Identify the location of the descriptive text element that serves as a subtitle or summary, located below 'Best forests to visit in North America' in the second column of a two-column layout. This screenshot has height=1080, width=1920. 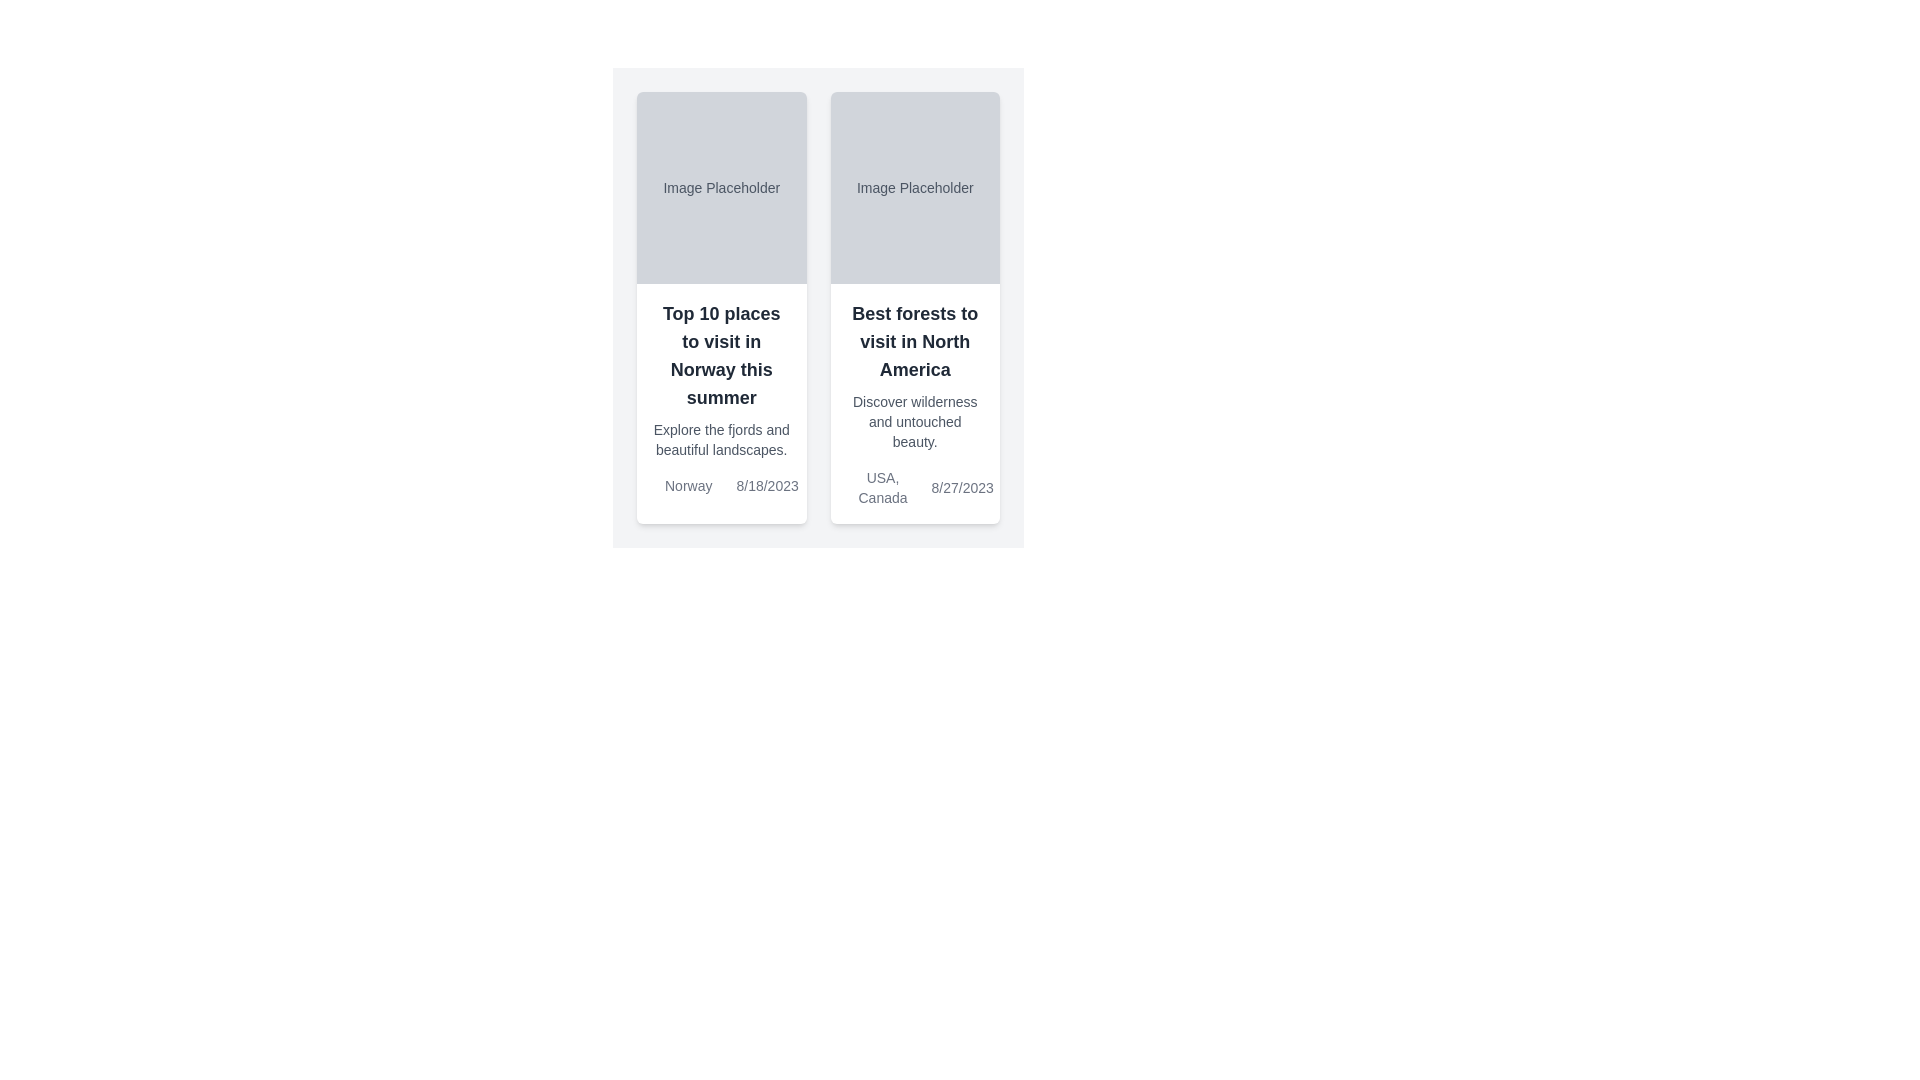
(914, 420).